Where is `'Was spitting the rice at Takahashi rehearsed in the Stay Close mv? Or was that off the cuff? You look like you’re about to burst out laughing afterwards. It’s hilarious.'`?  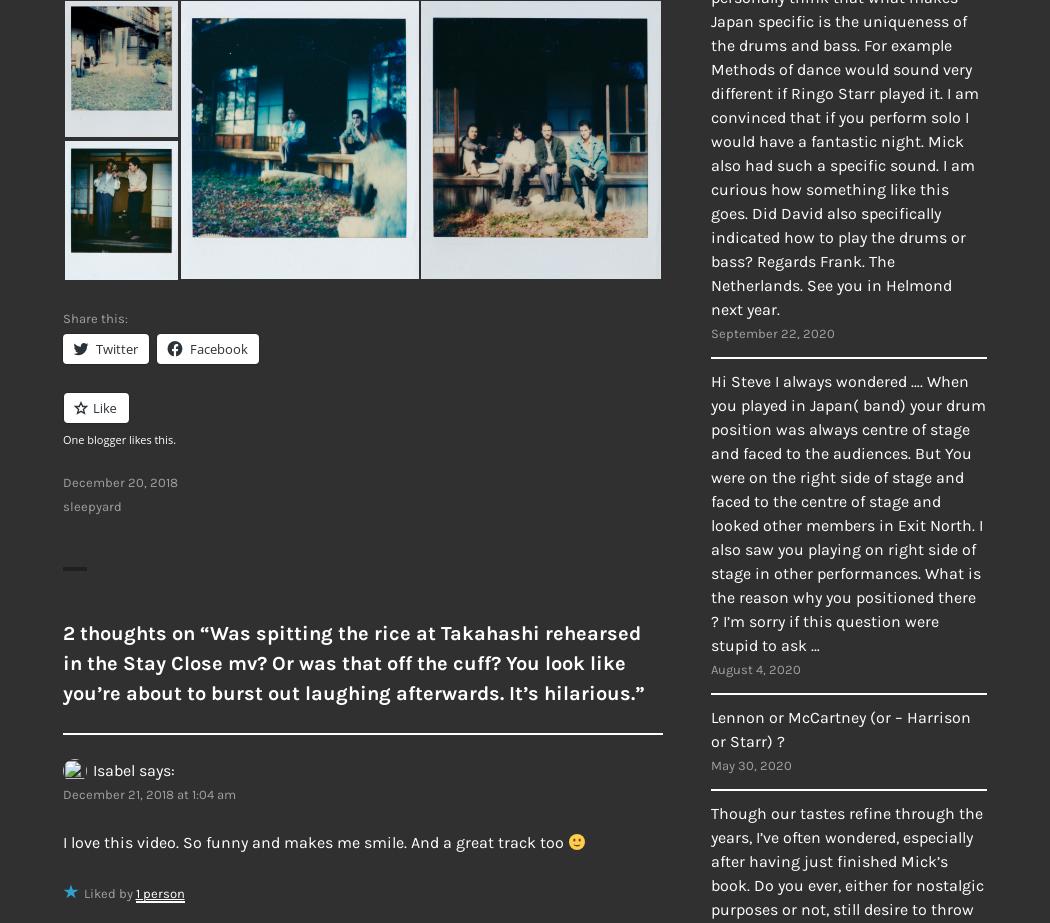 'Was spitting the rice at Takahashi rehearsed in the Stay Close mv? Or was that off the cuff? You look like you’re about to burst out laughing afterwards. It’s hilarious.' is located at coordinates (62, 662).